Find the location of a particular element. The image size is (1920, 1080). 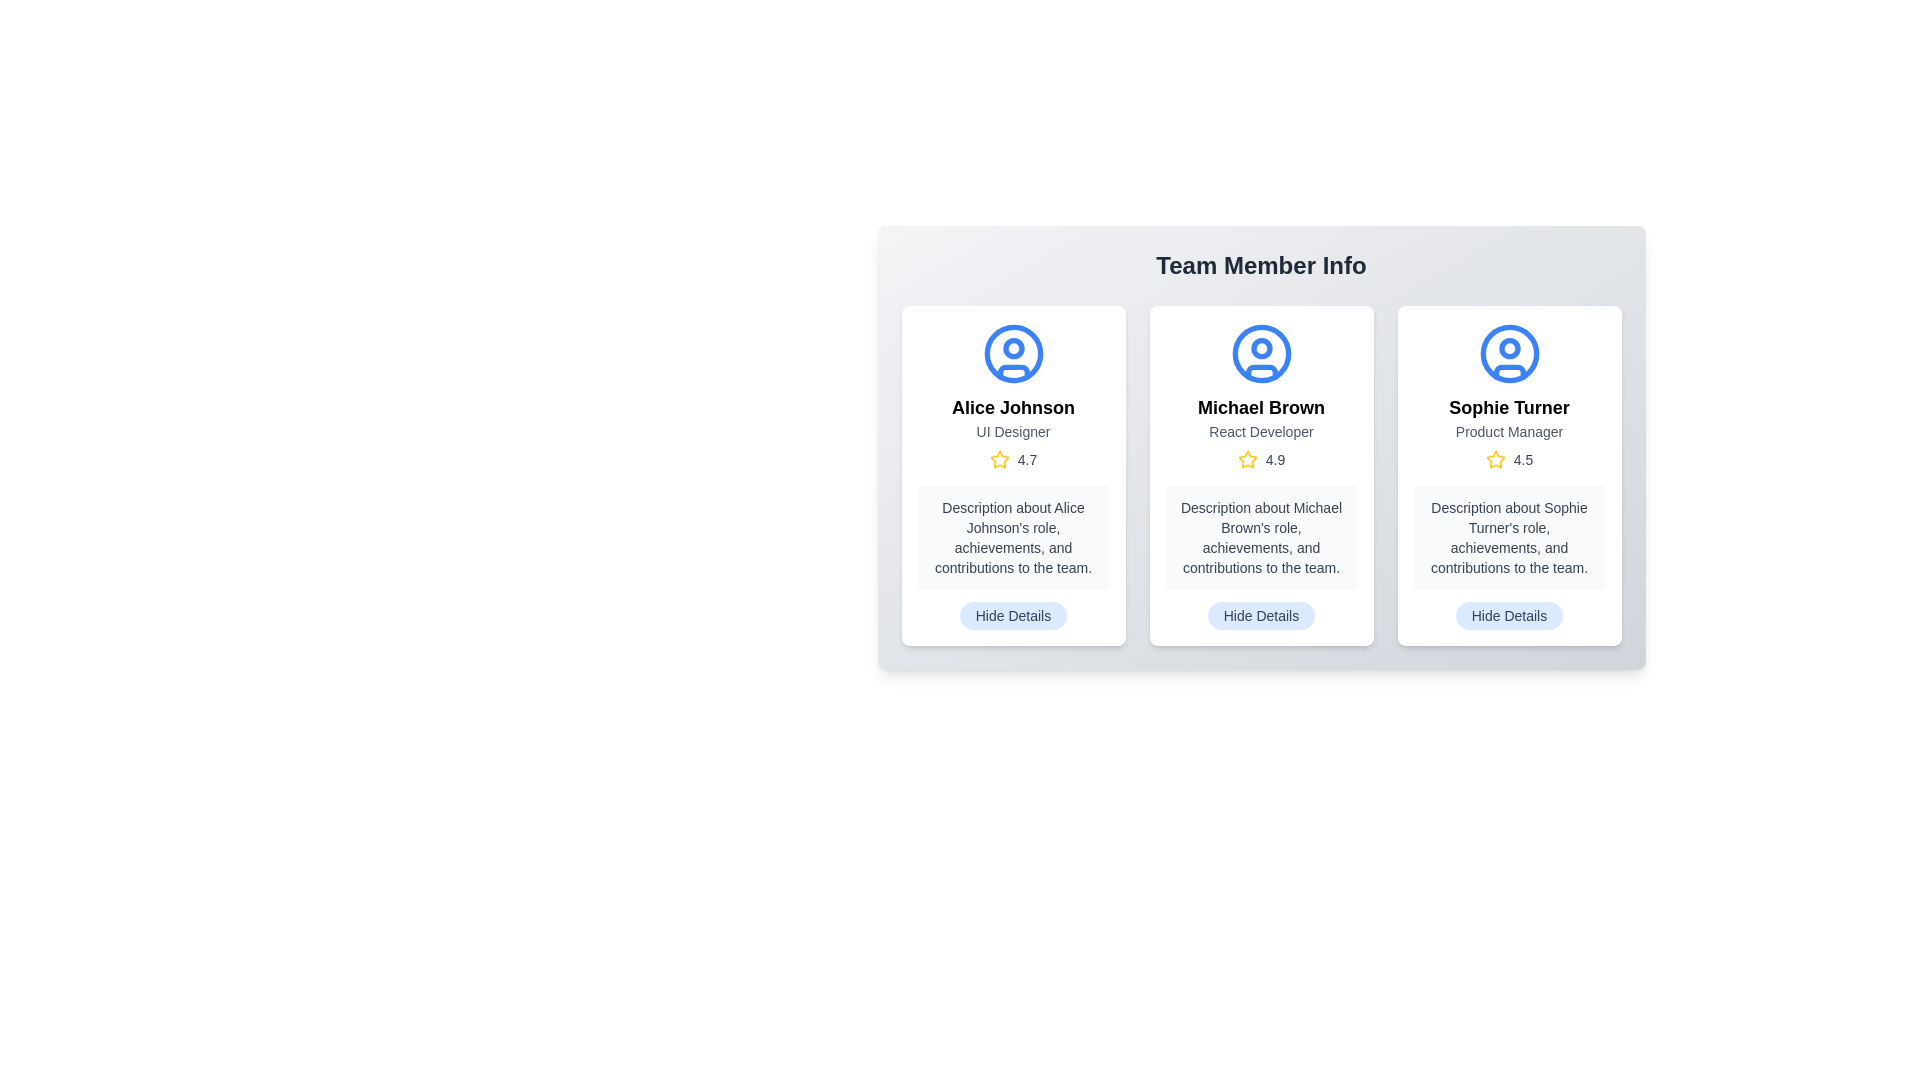

the Label element displaying 'React Developer', which is styled with small gray font and positioned below 'Michael Brown' and above the star rating display is located at coordinates (1260, 431).